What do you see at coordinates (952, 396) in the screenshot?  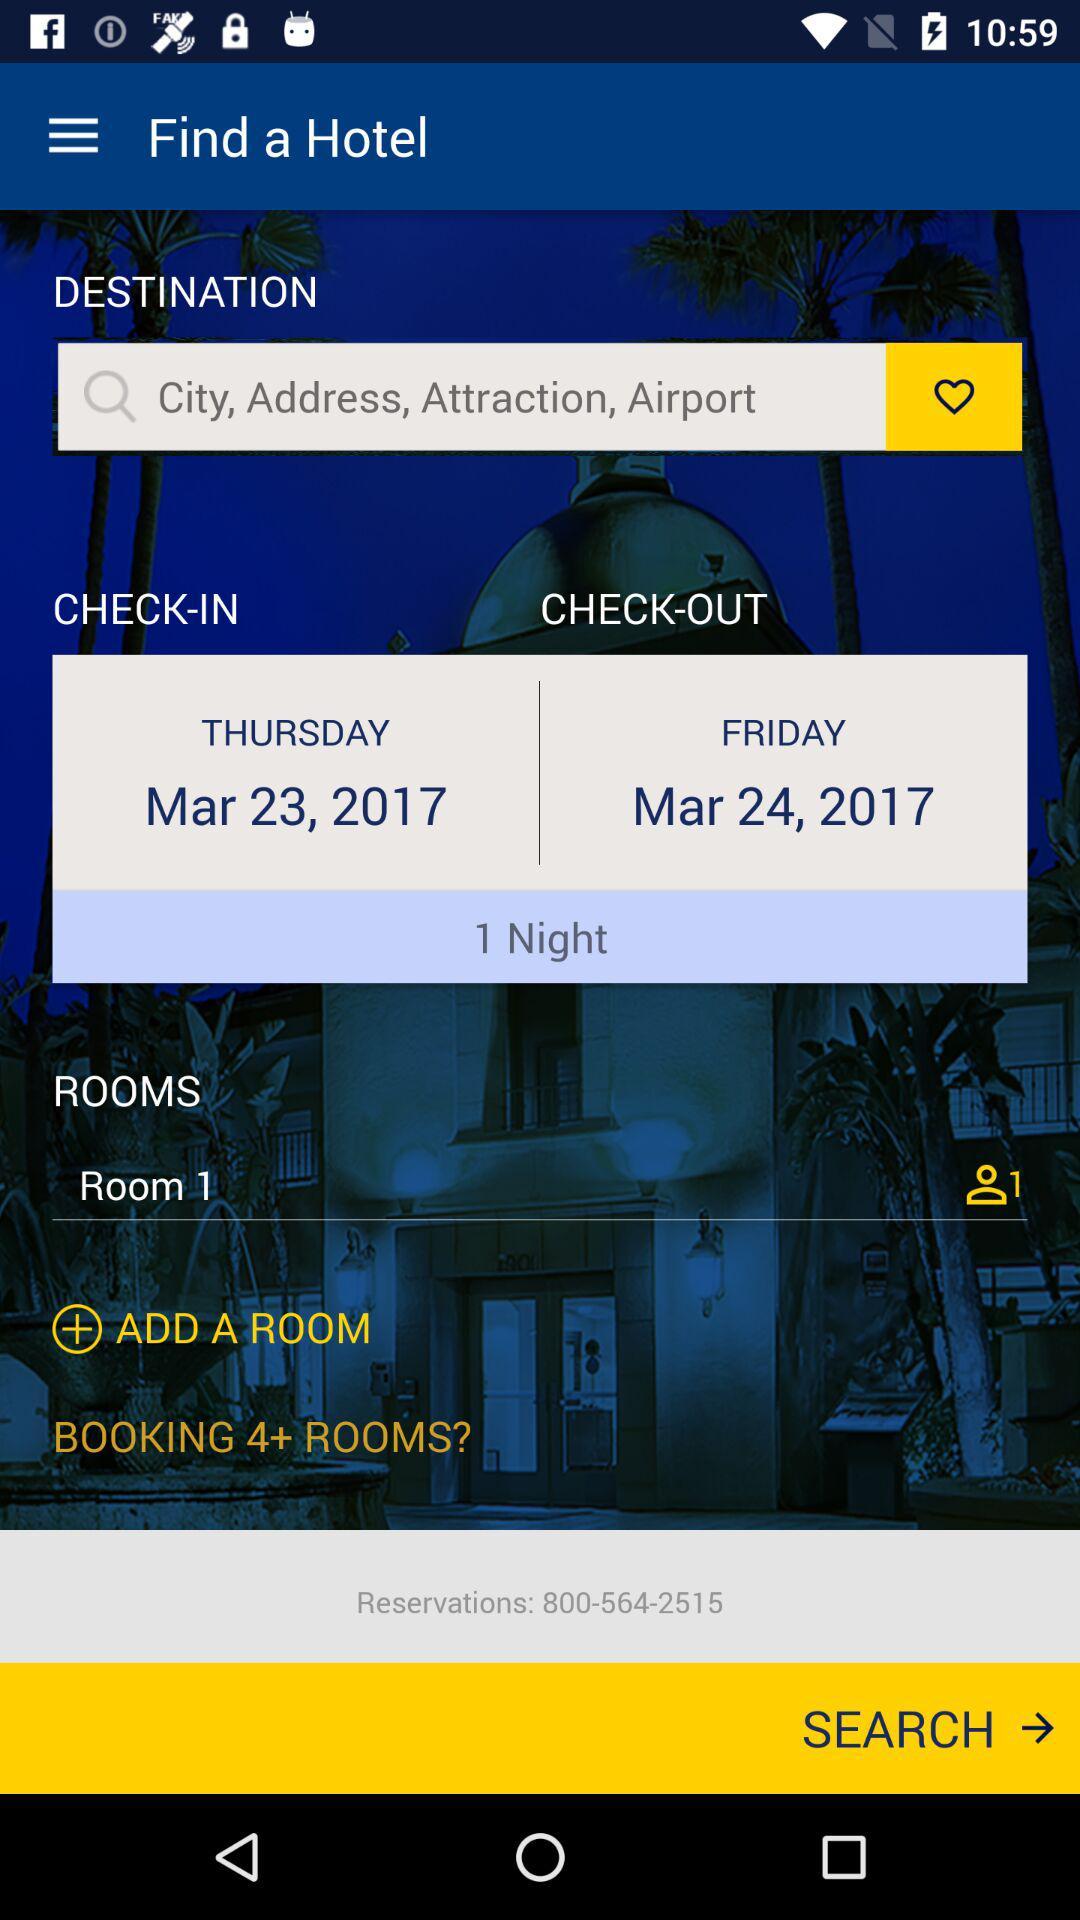 I see `like button` at bounding box center [952, 396].